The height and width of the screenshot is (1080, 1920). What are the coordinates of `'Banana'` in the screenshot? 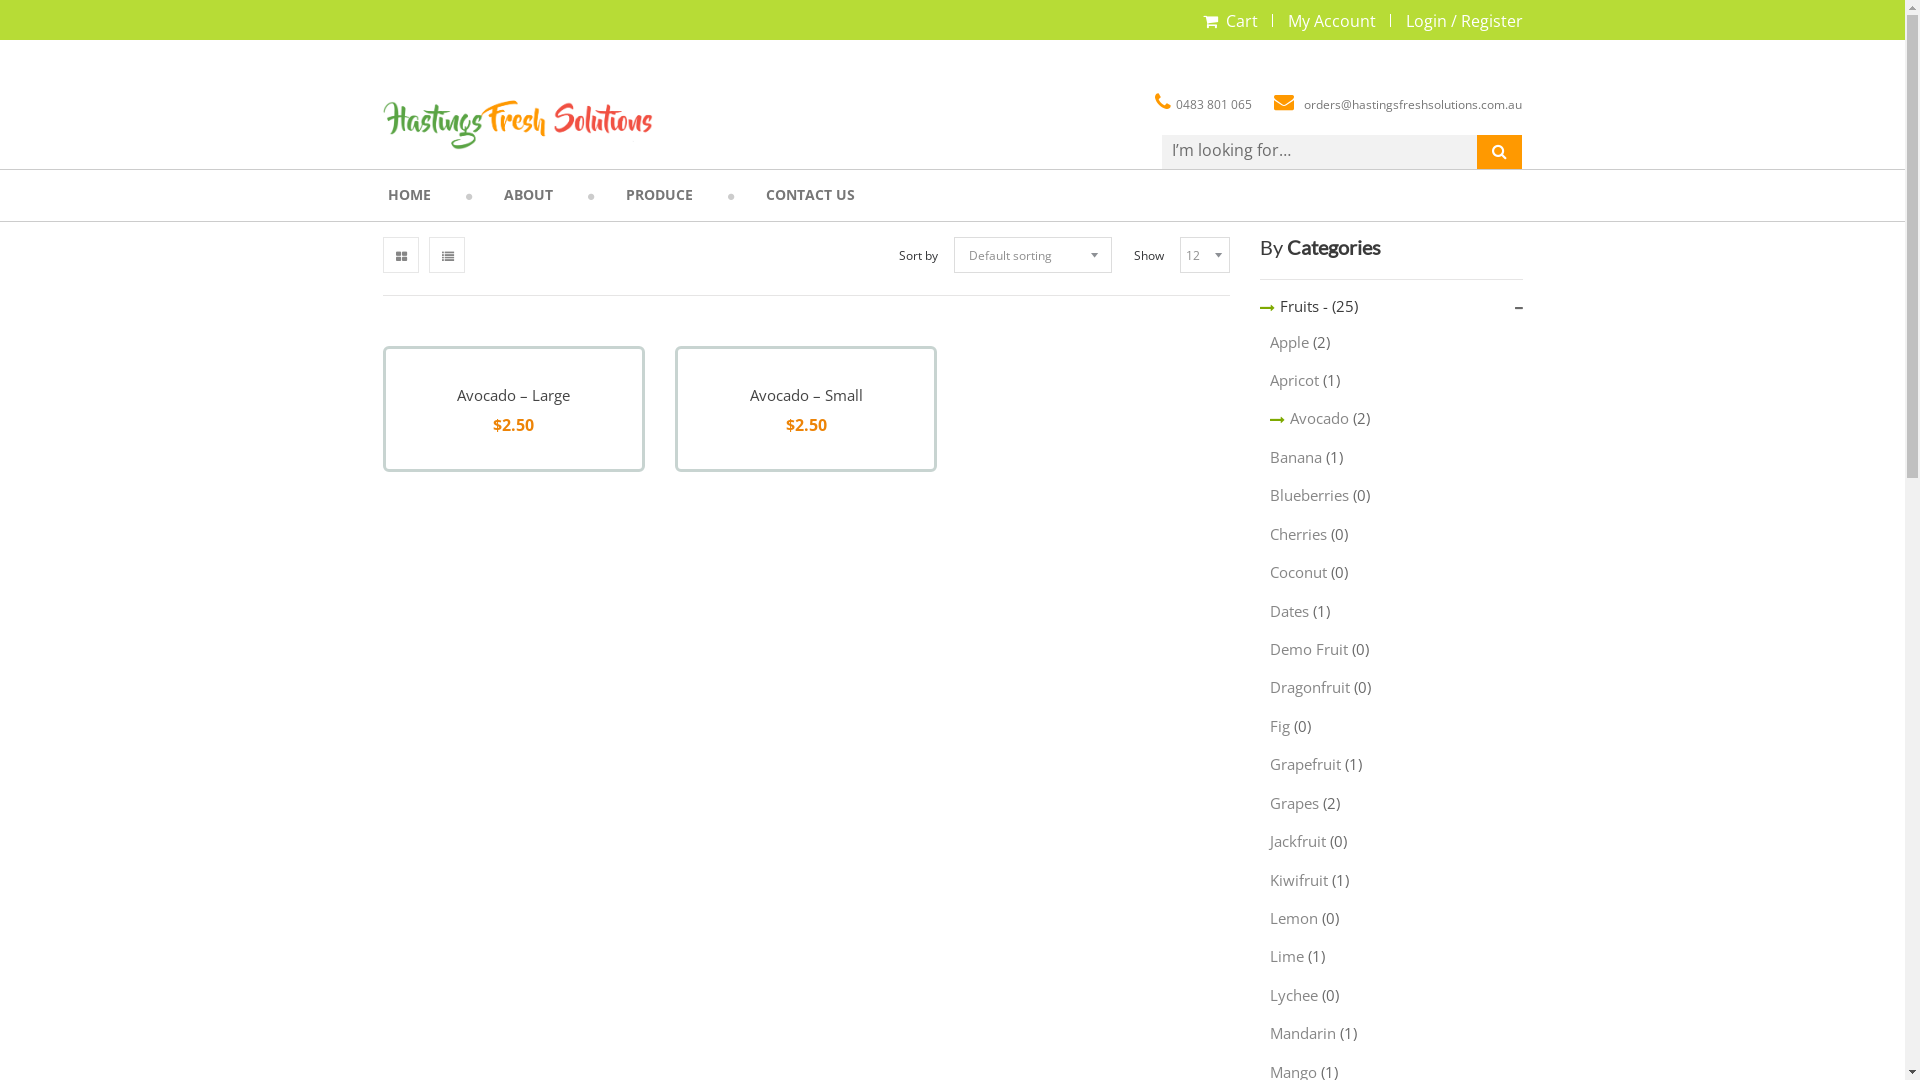 It's located at (1296, 456).